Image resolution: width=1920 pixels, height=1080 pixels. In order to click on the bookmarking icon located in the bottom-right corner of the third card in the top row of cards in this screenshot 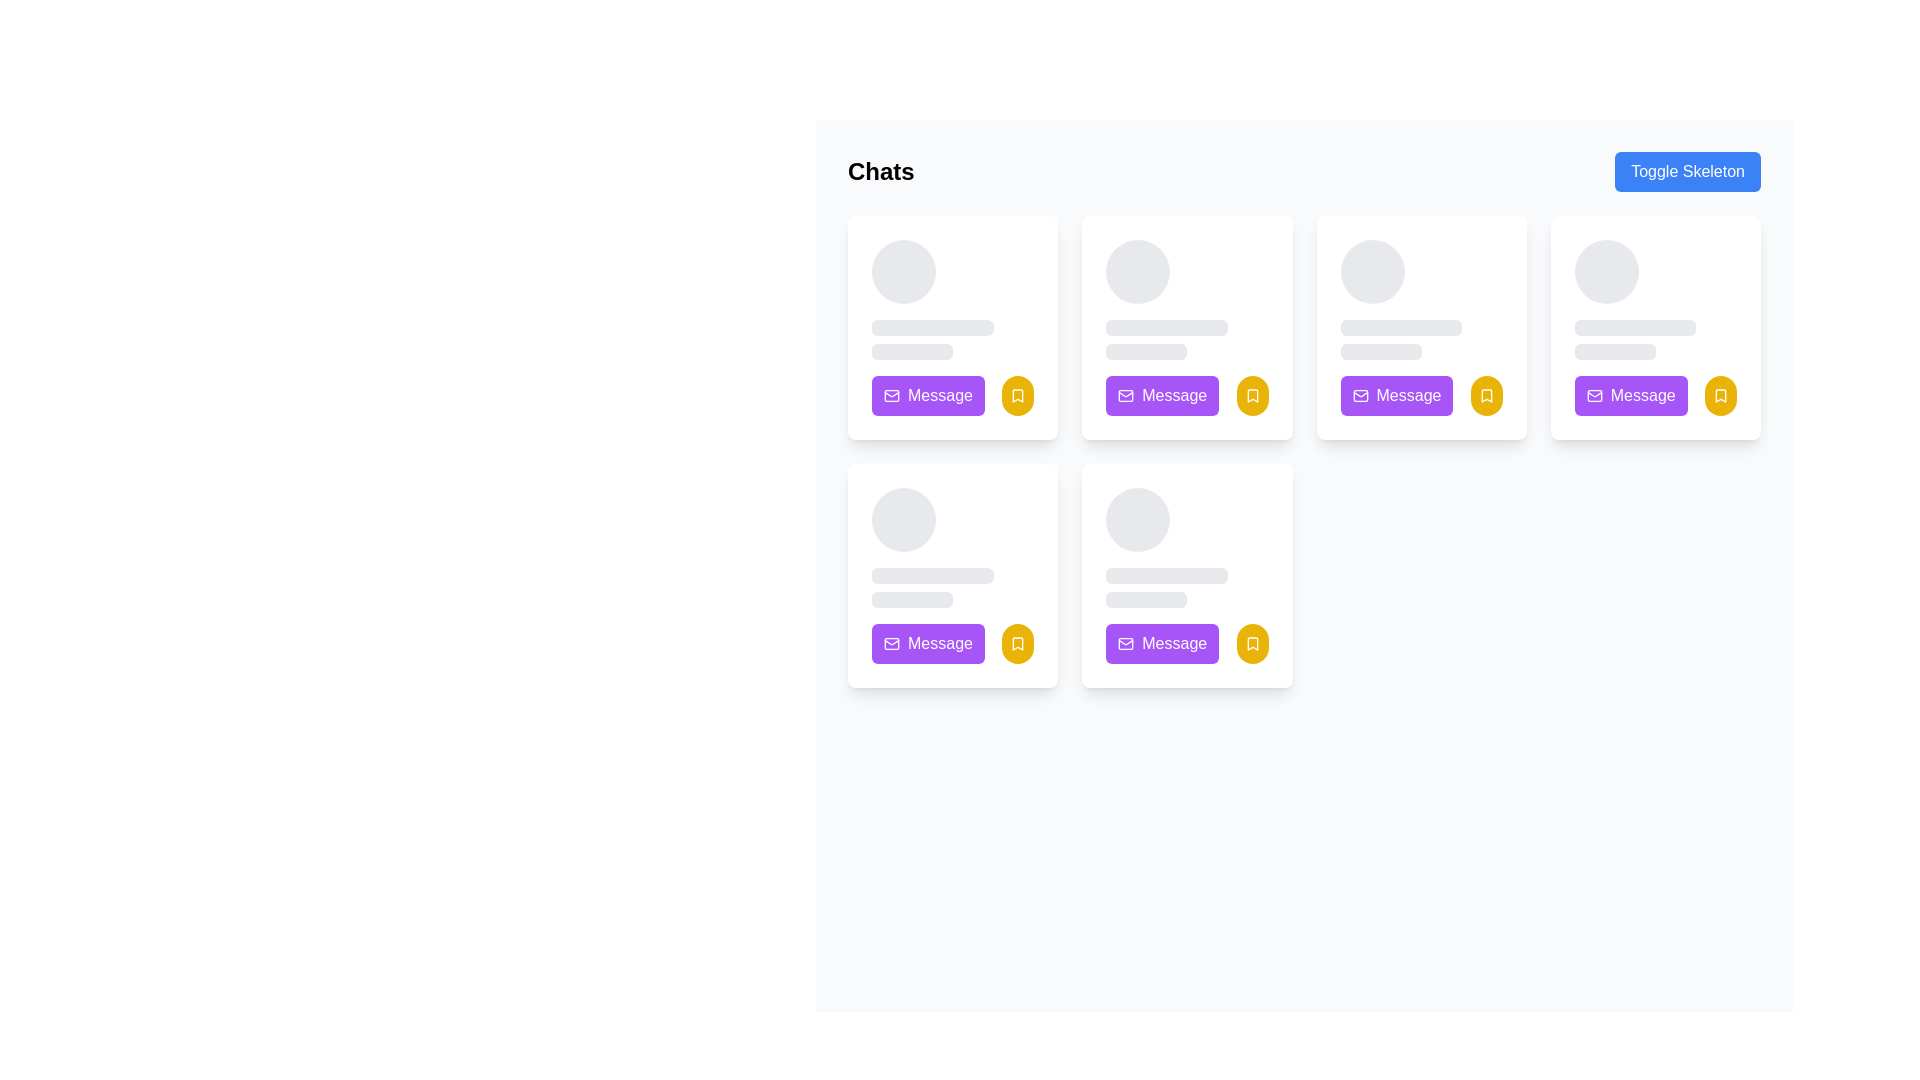, I will do `click(1486, 396)`.